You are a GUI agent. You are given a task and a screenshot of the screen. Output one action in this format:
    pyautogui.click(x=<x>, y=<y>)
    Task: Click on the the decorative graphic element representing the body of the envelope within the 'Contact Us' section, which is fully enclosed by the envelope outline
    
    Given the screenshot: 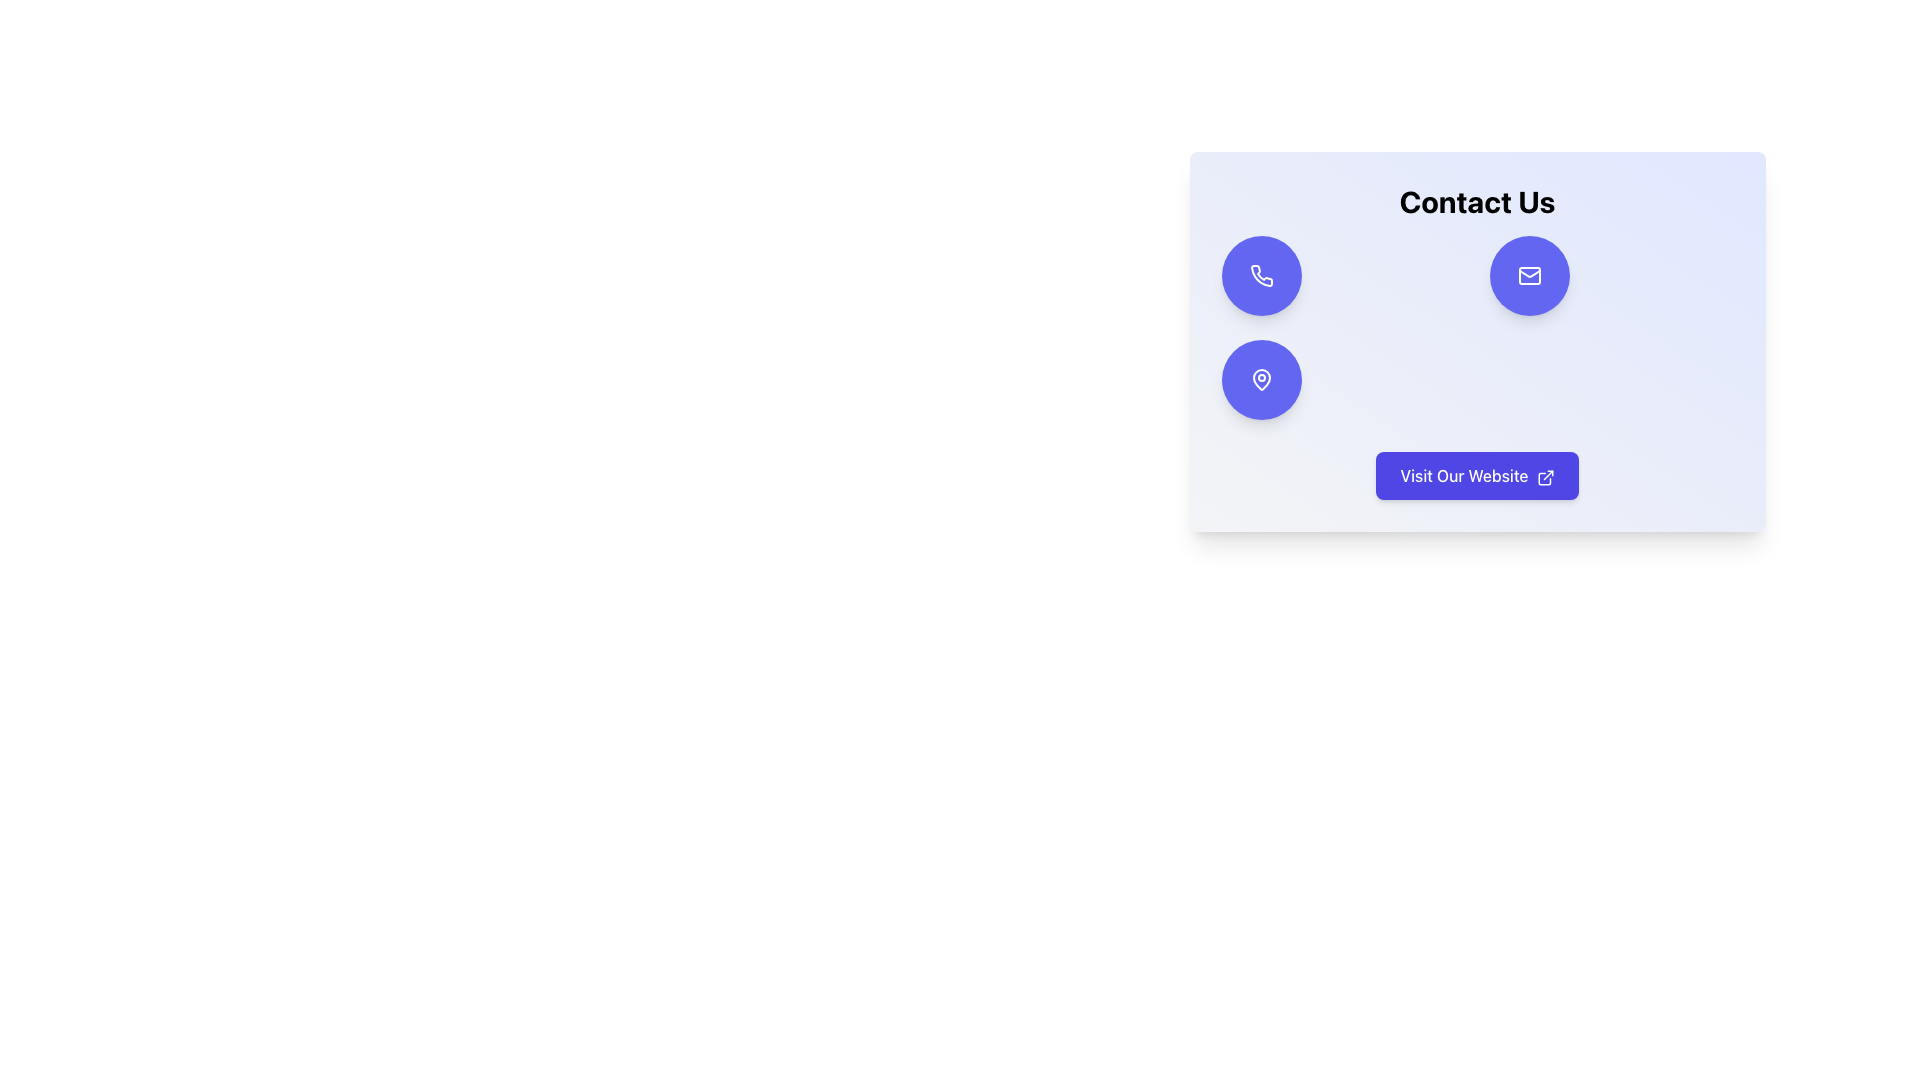 What is the action you would take?
    pyautogui.click(x=1528, y=276)
    